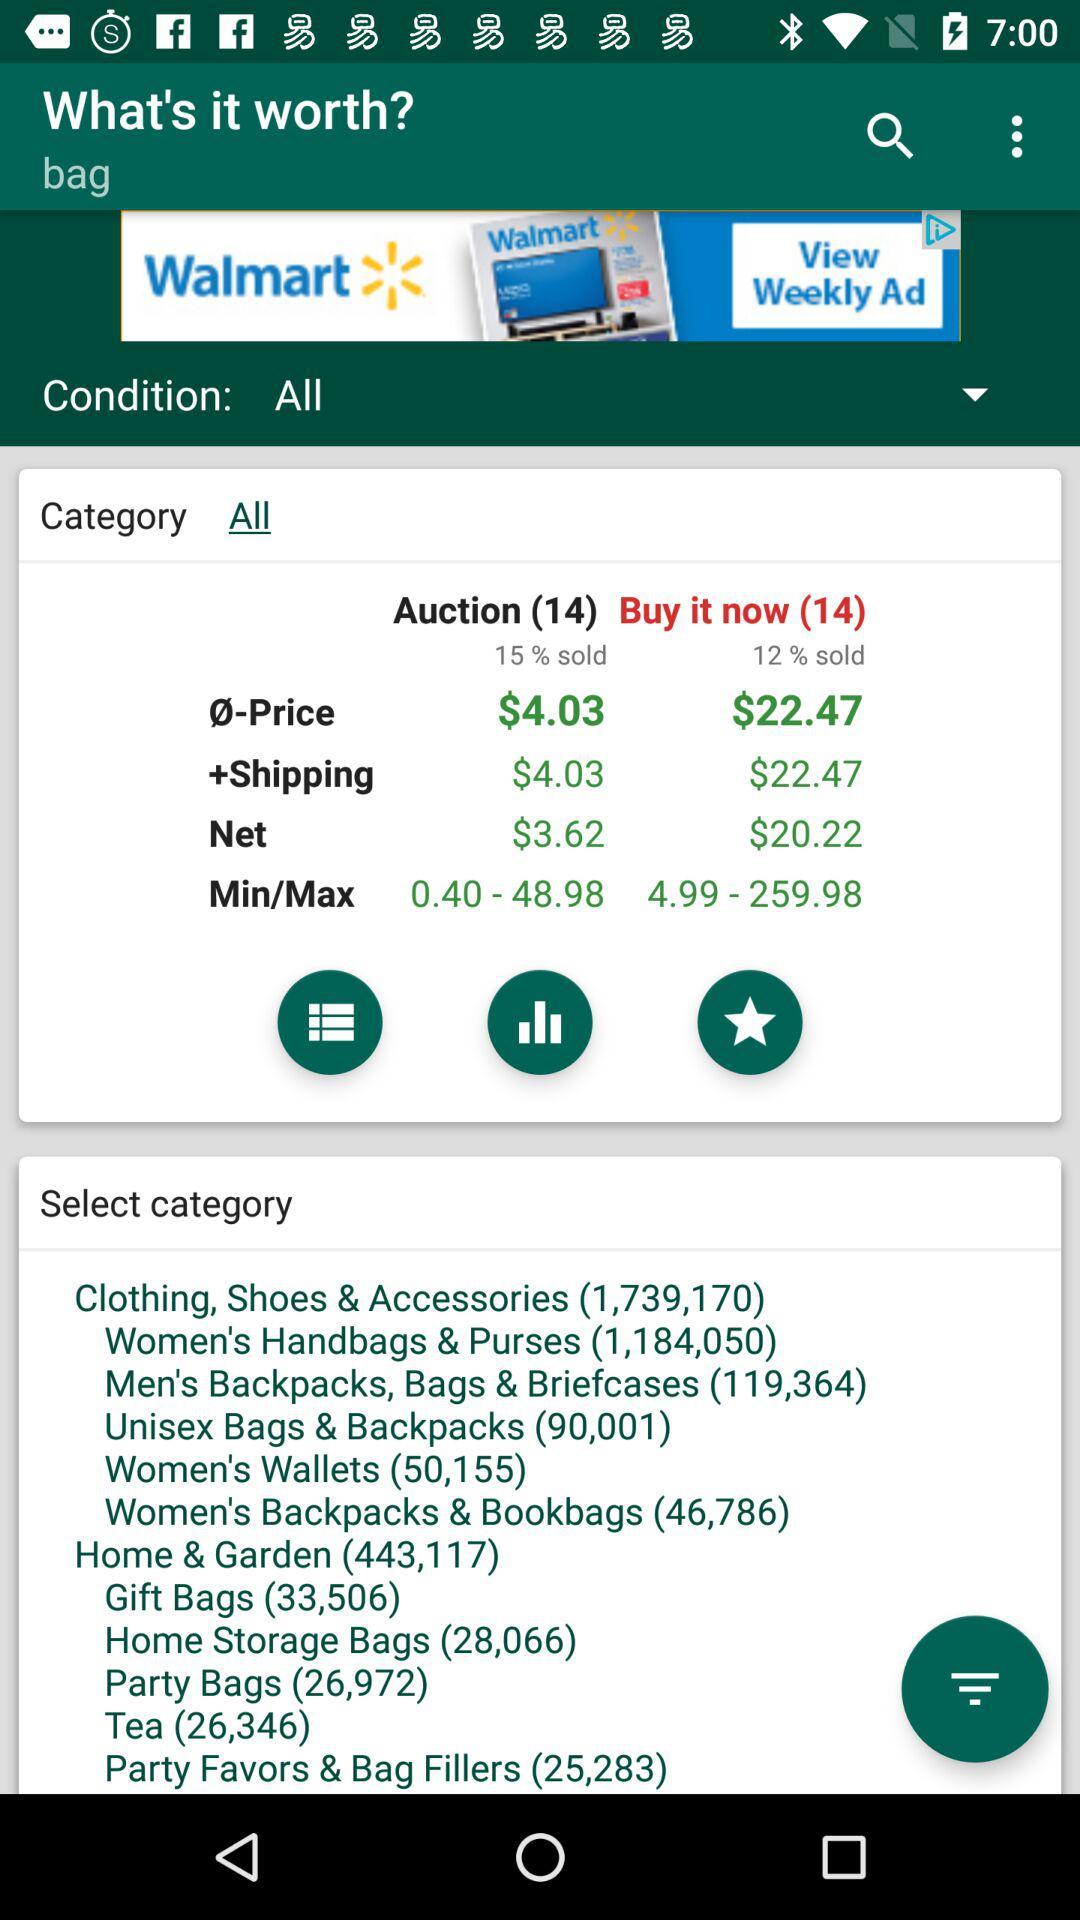  I want to click on advertisement, so click(540, 274).